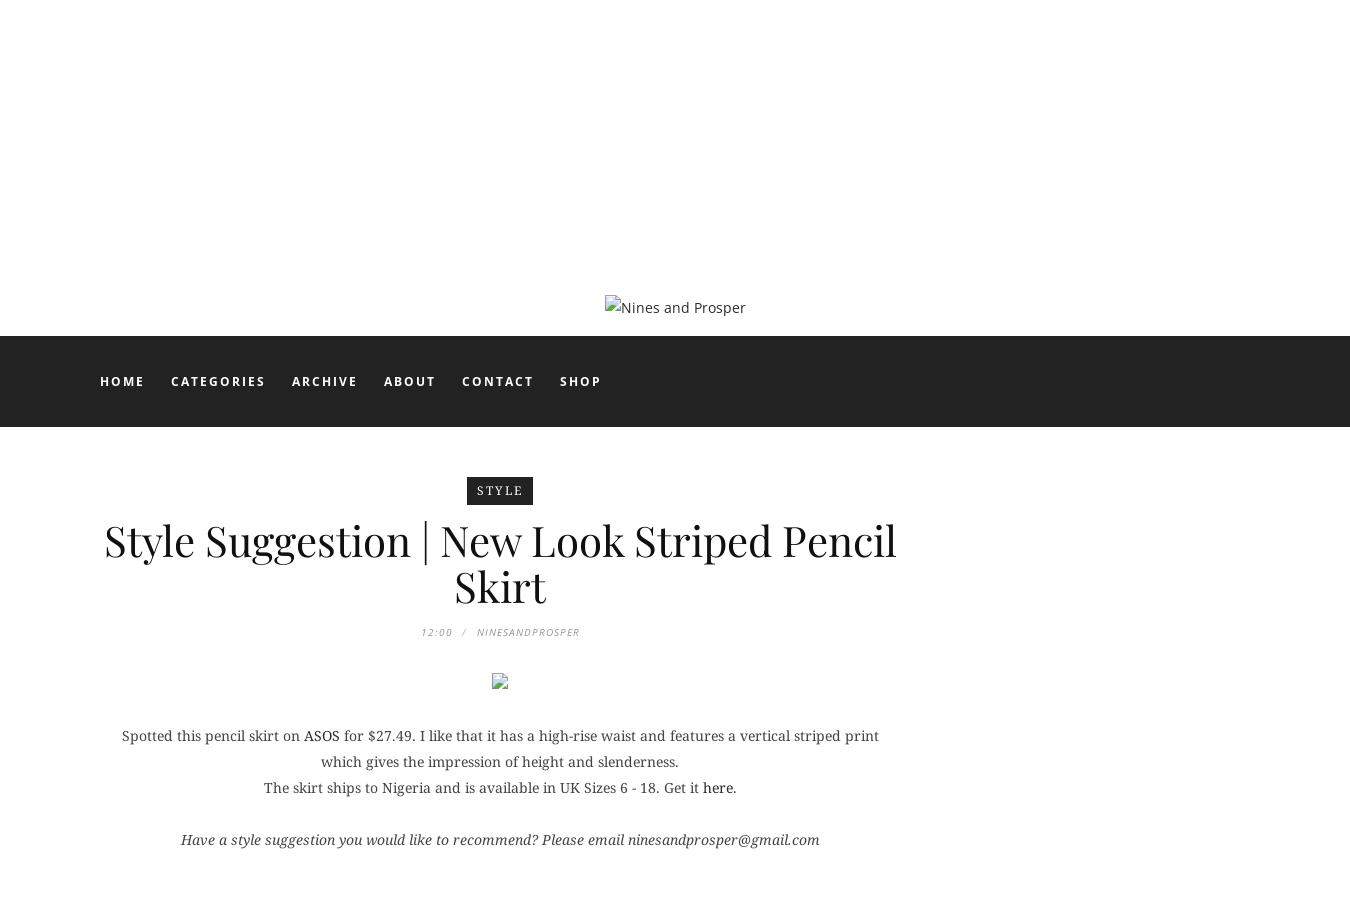 This screenshot has height=904, width=1350. What do you see at coordinates (481, 786) in the screenshot?
I see `'The skirt ships to Nigeria and is available in UK Sizes 6 - 18. Get it'` at bounding box center [481, 786].